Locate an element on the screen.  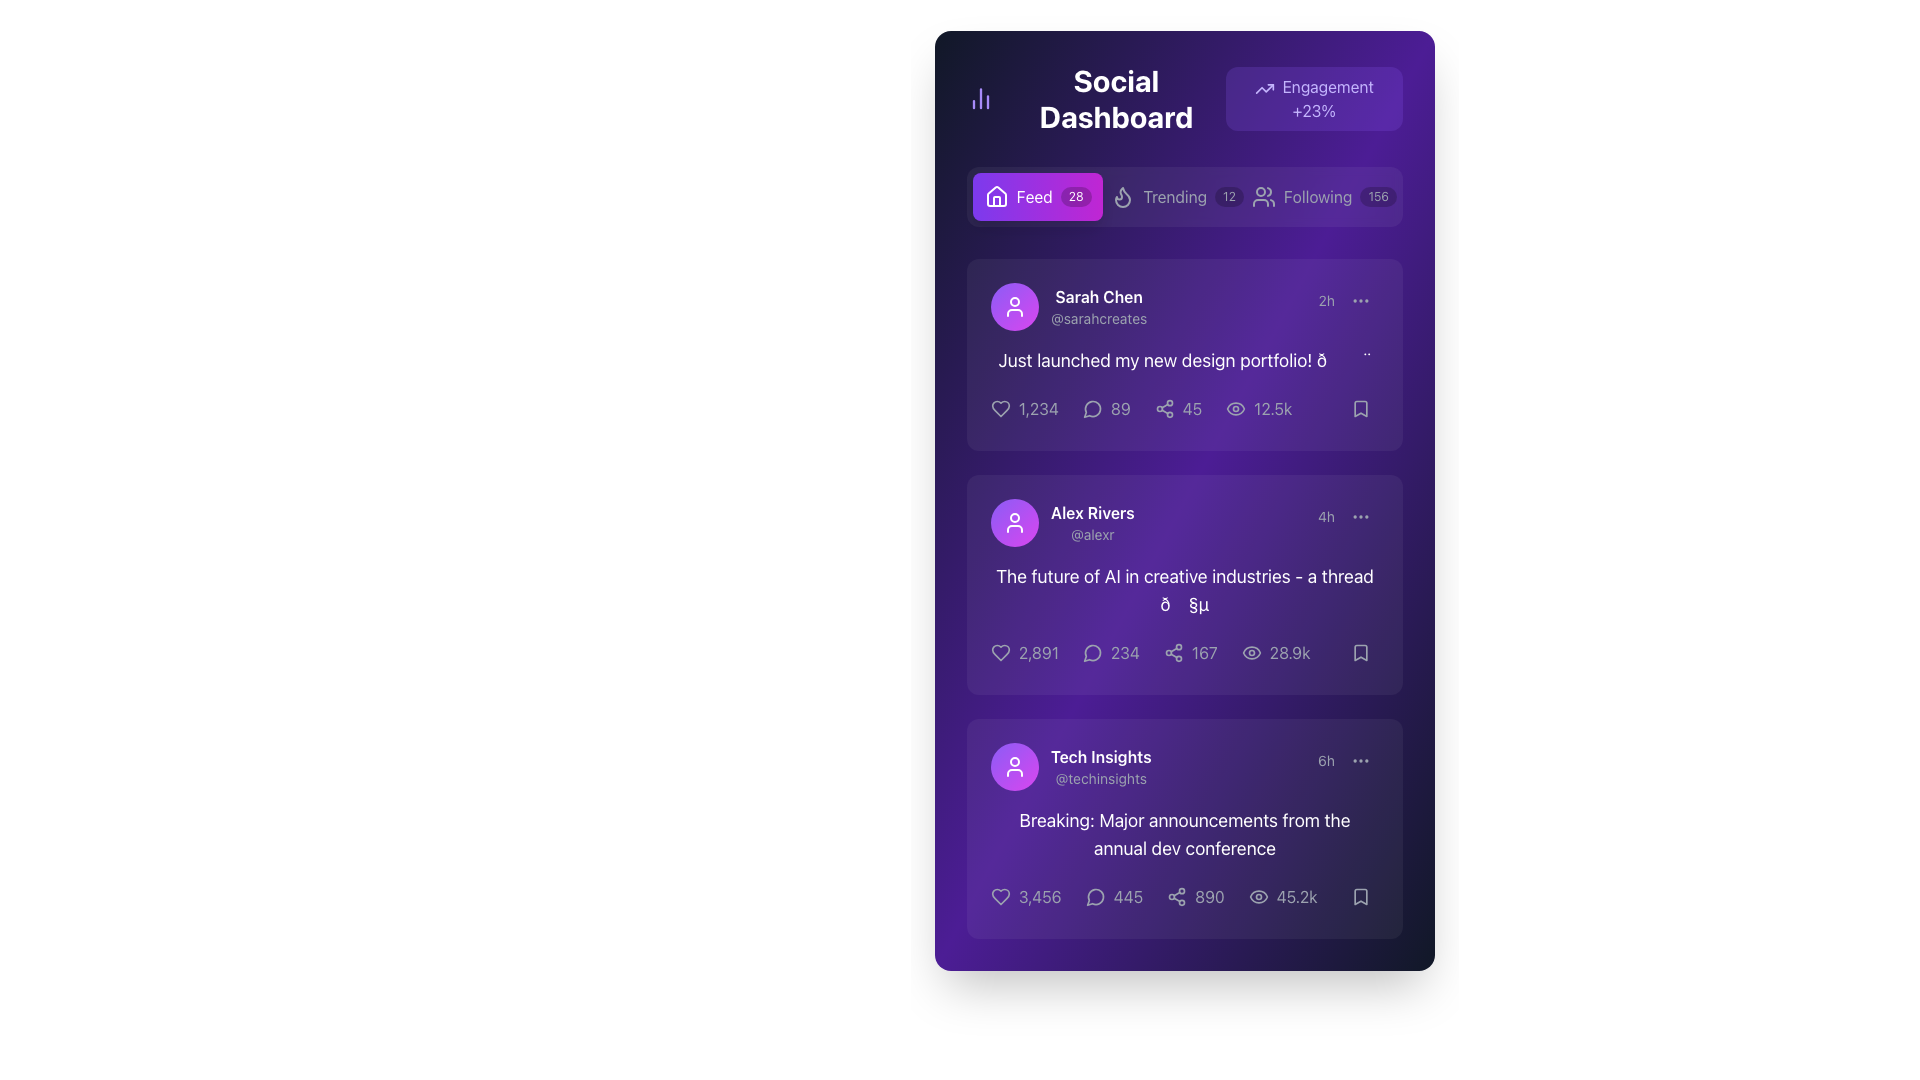
the button located at the top-right corner of the post, adjacent to the timestamp '4h' is located at coordinates (1360, 515).